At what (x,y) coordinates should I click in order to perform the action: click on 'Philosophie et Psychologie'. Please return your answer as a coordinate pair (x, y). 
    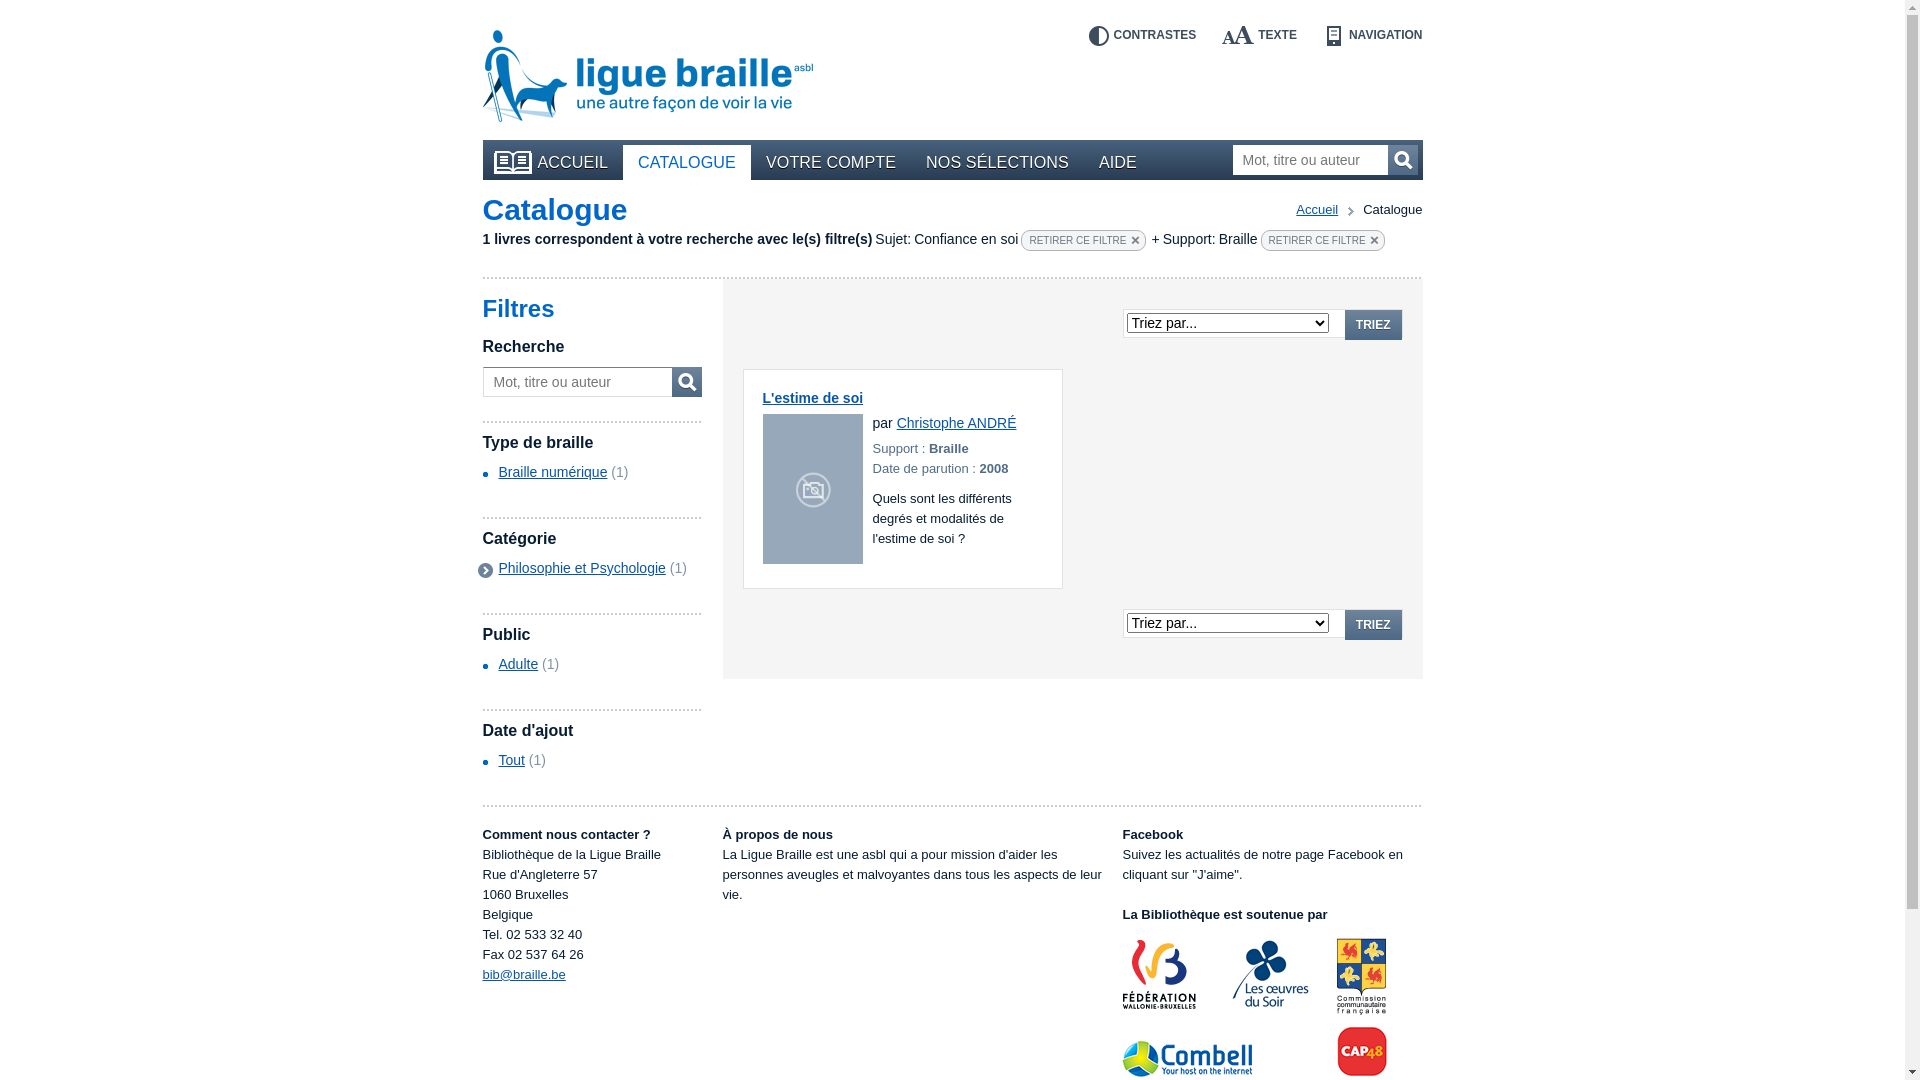
    Looking at the image, I should click on (580, 567).